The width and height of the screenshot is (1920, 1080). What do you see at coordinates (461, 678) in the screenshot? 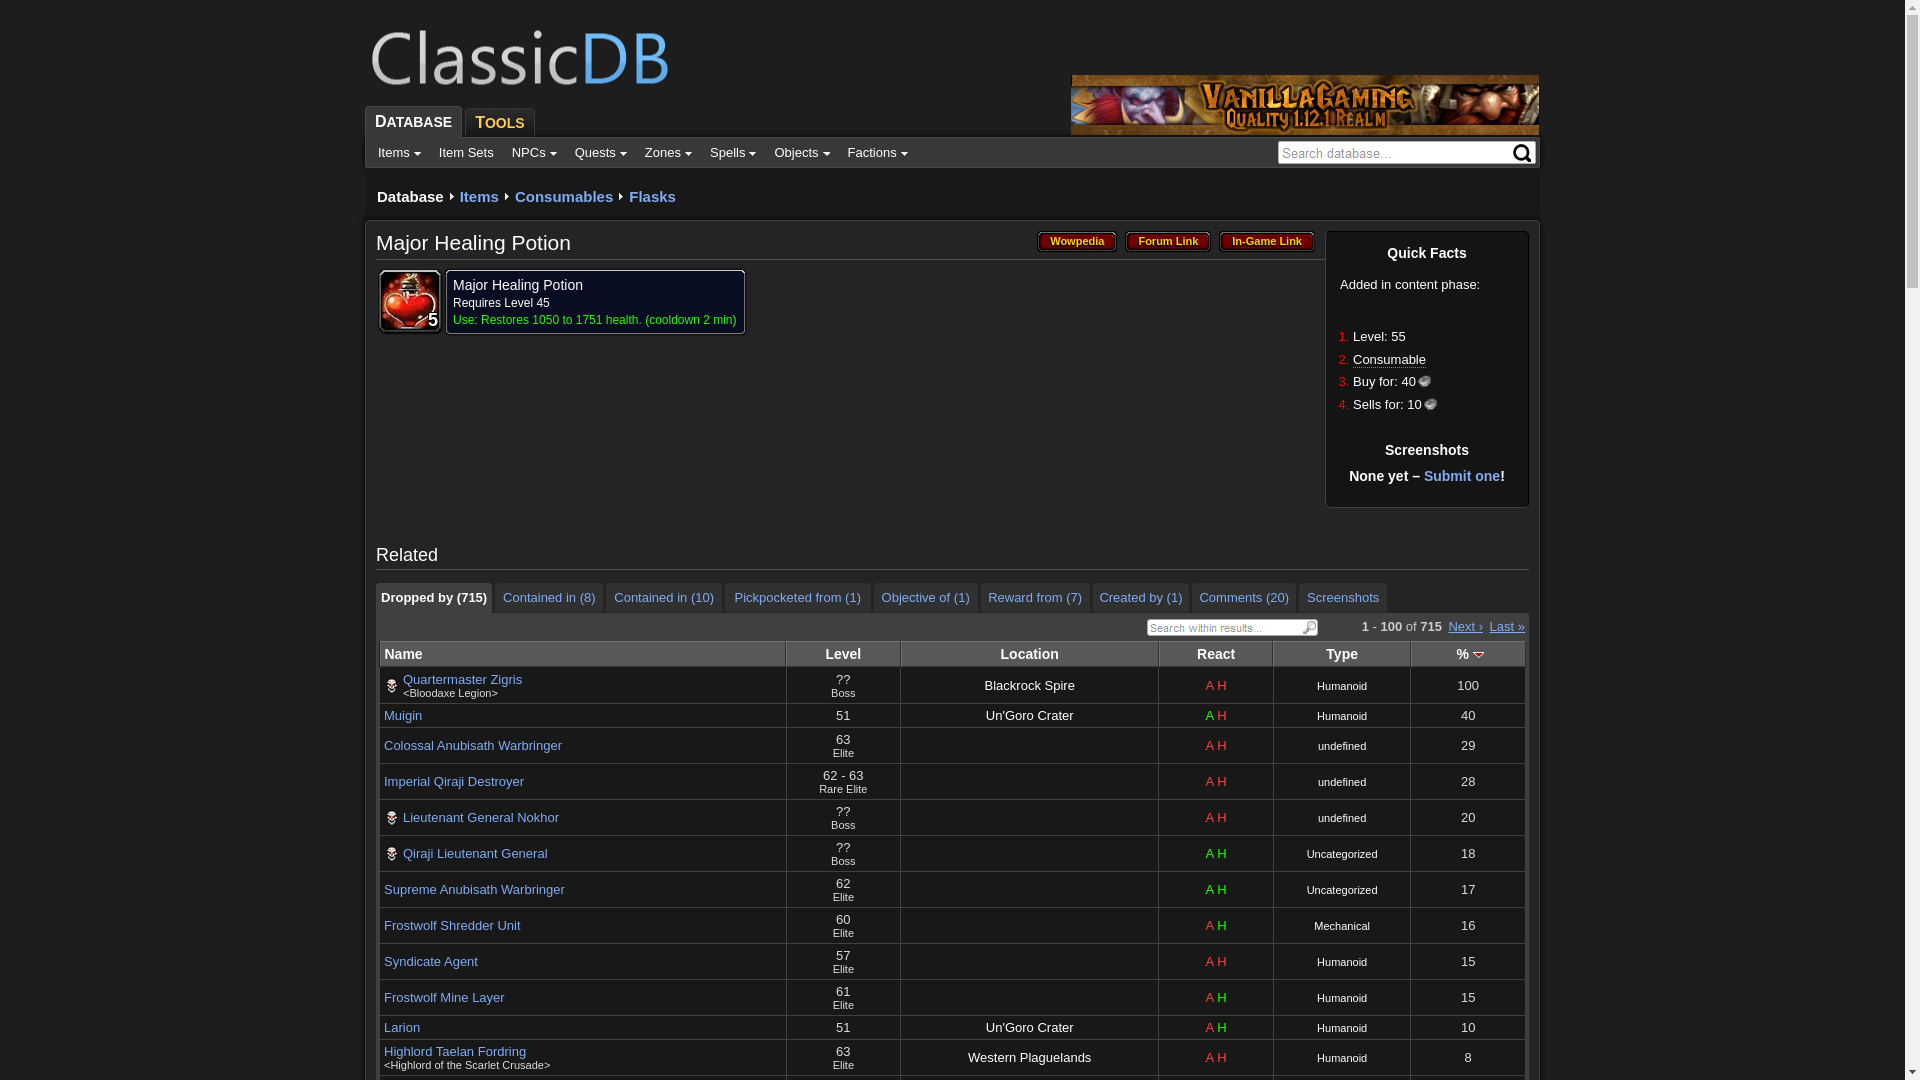
I see `'Quartermaster Zigris'` at bounding box center [461, 678].